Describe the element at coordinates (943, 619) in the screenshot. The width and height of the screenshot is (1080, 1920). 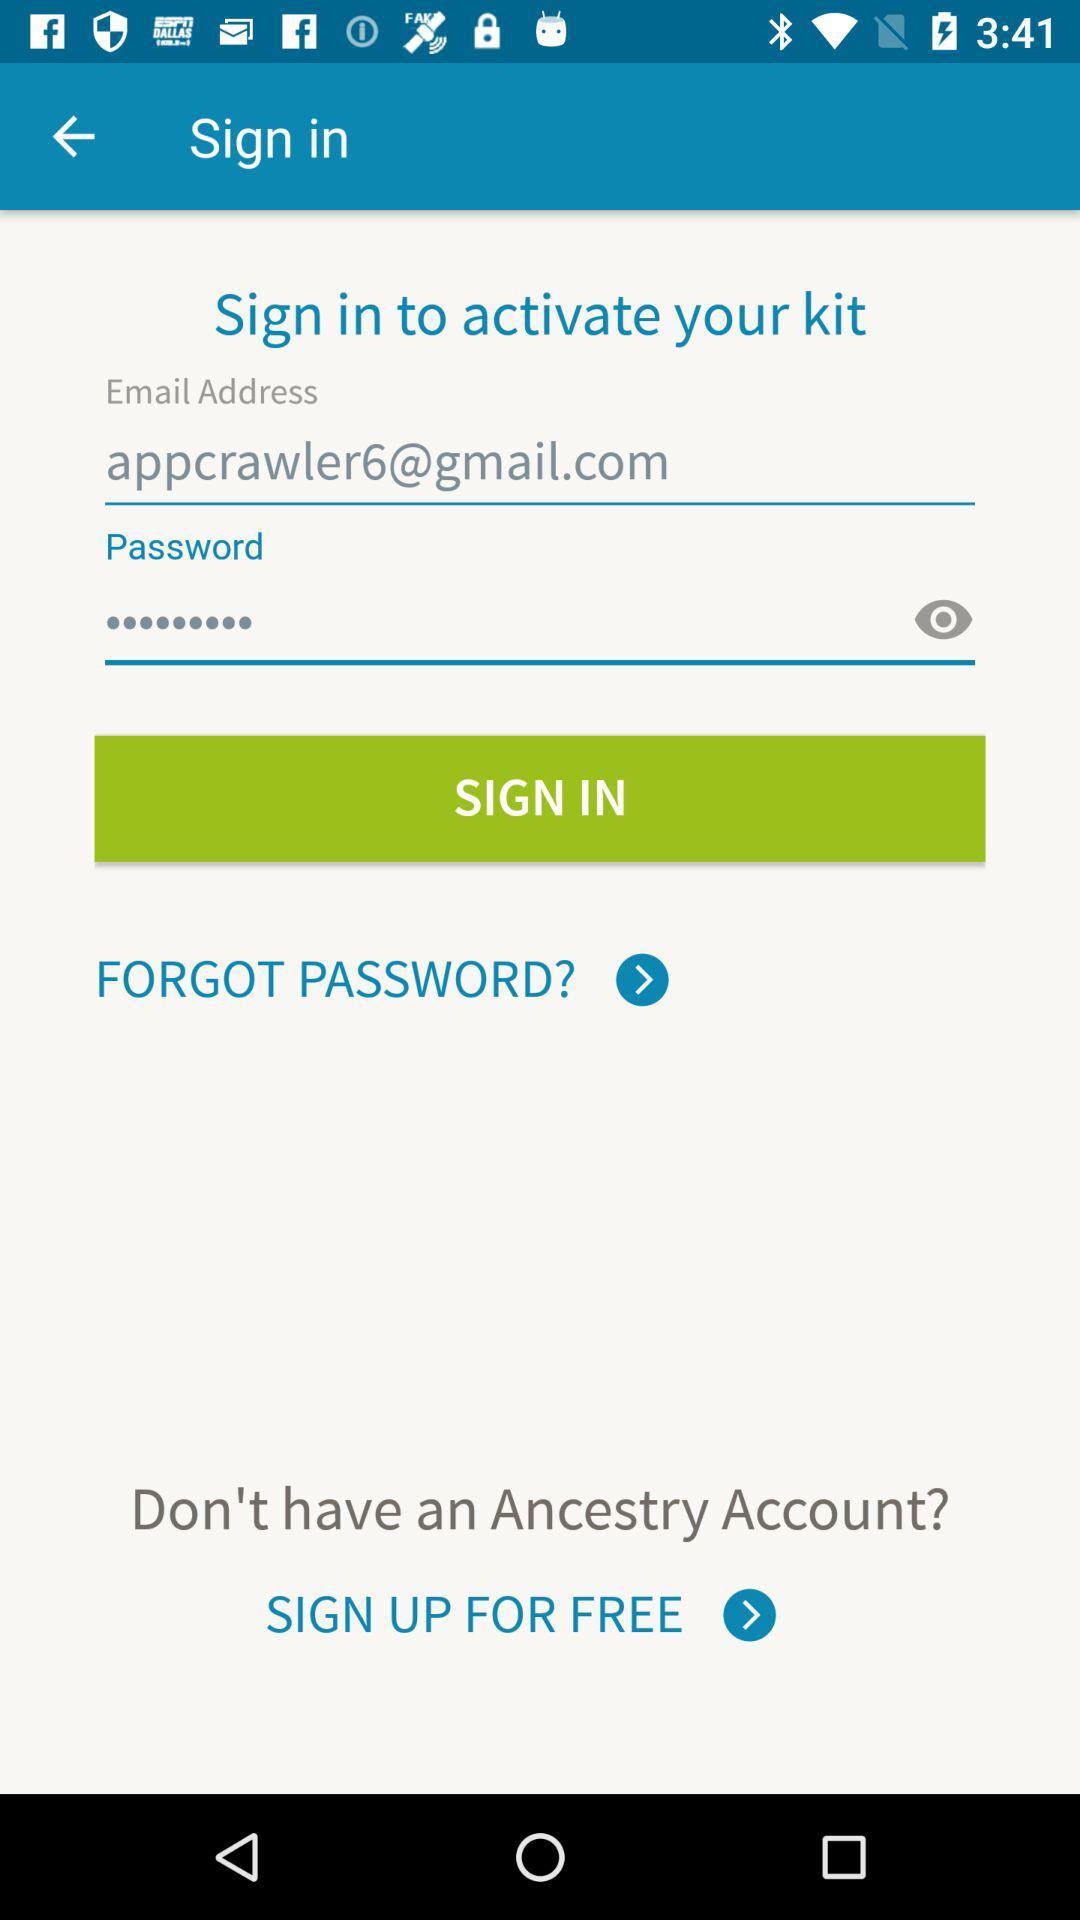
I see `show the password` at that location.